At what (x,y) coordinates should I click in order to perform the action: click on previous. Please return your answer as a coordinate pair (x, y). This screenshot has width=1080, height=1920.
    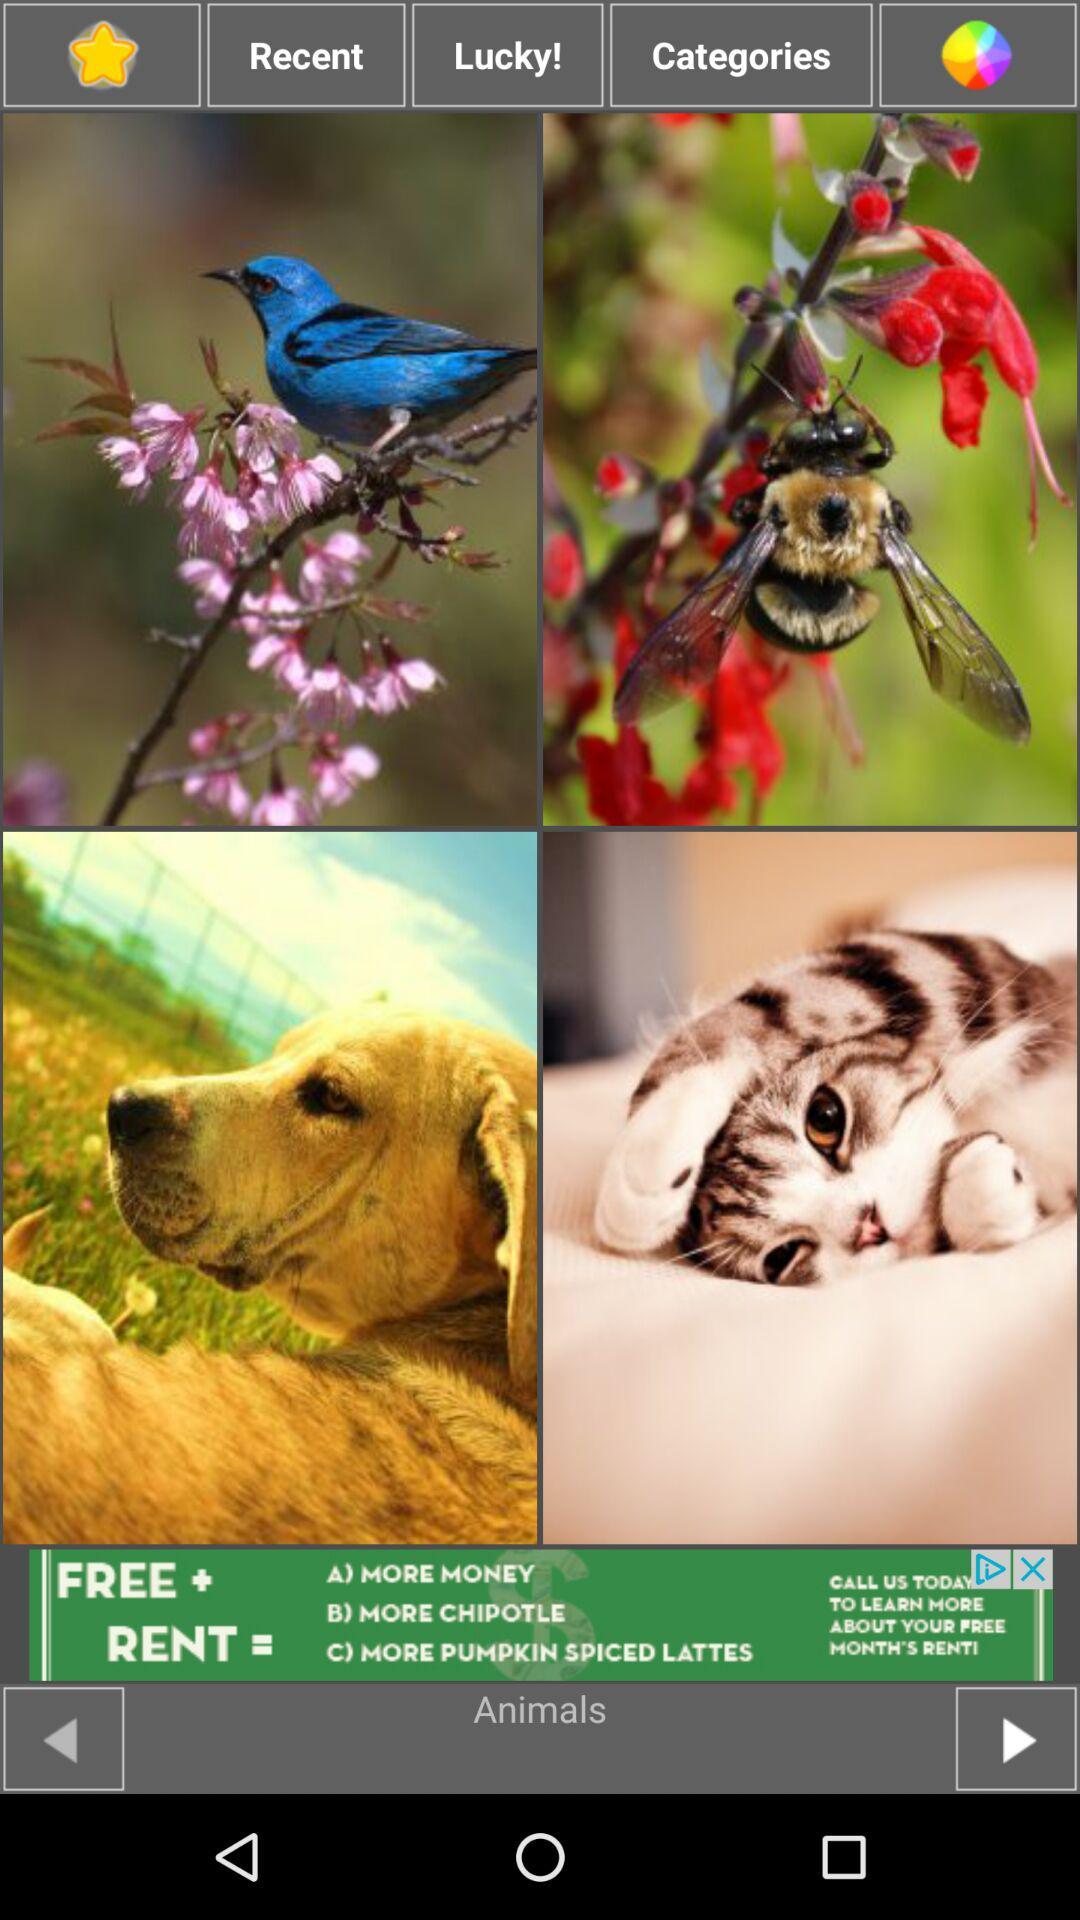
    Looking at the image, I should click on (62, 1737).